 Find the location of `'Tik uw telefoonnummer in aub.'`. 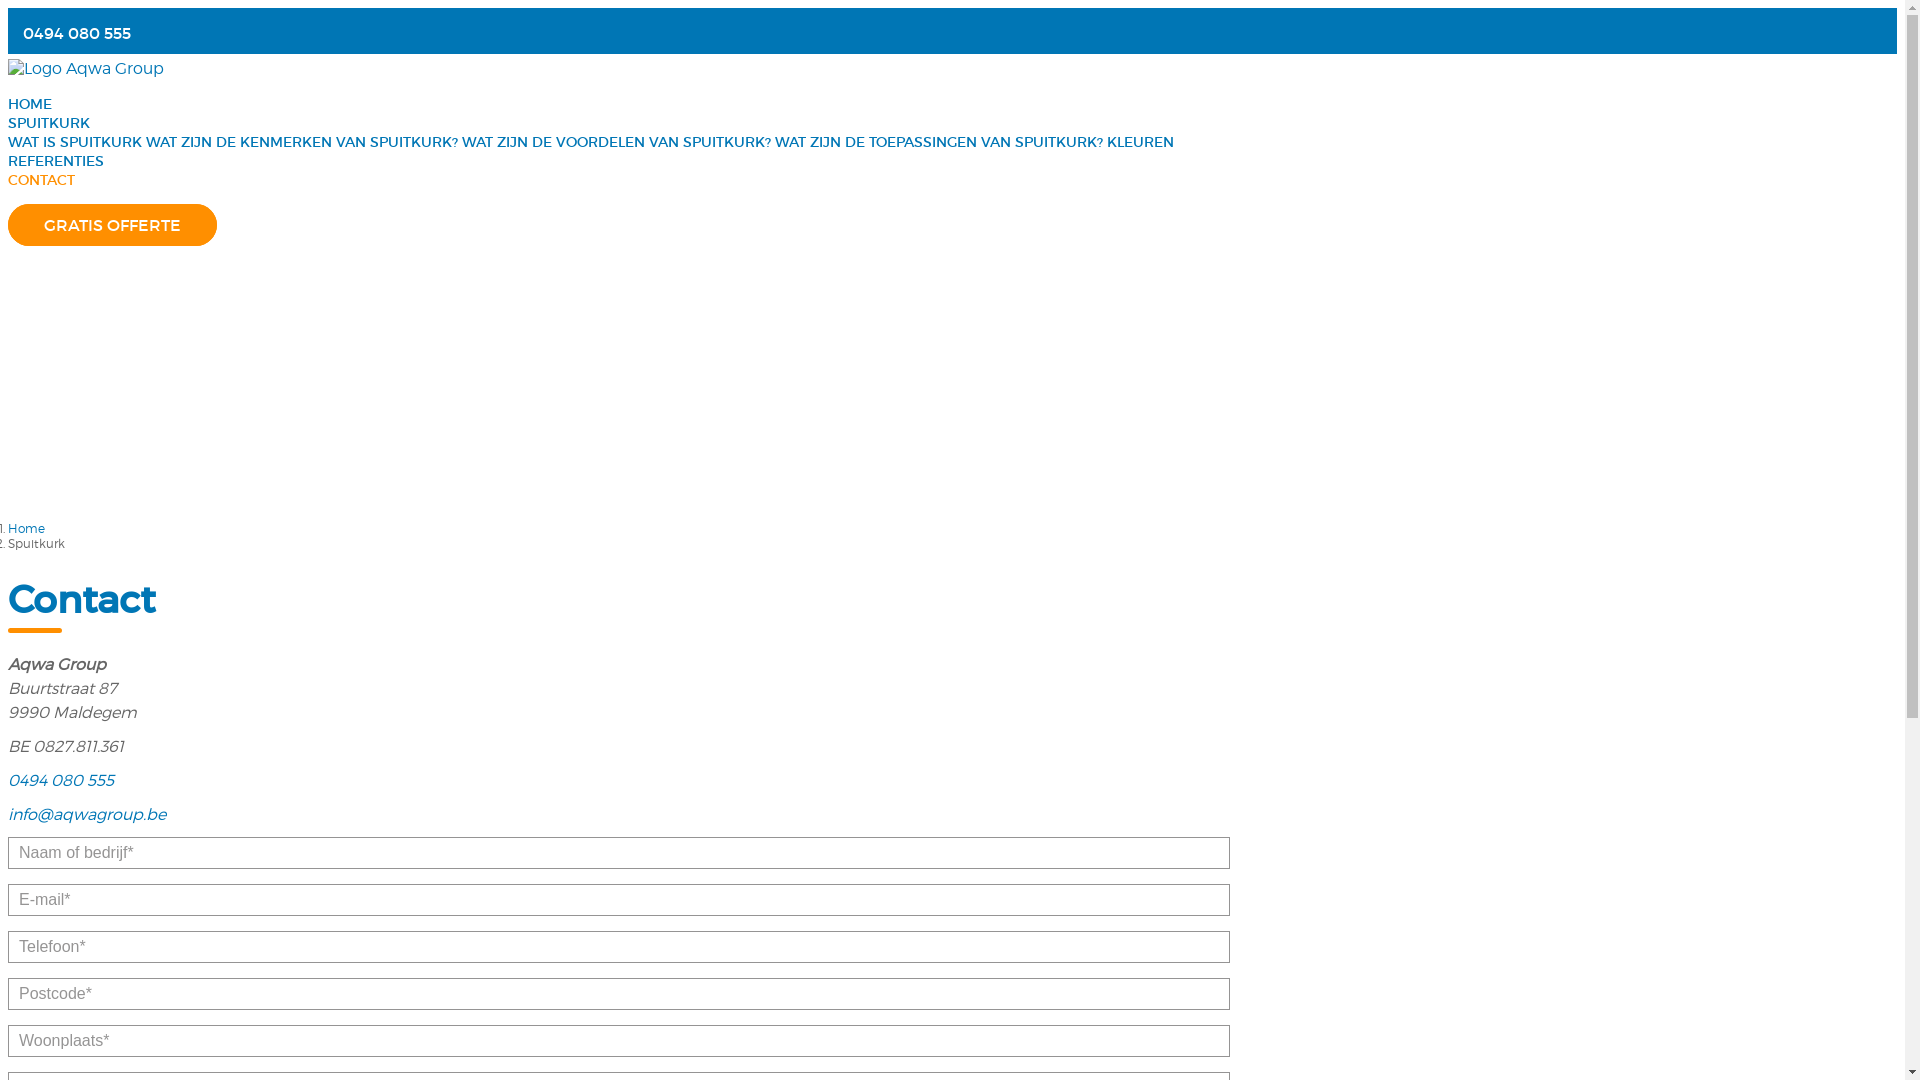

'Tik uw telefoonnummer in aub.' is located at coordinates (618, 946).